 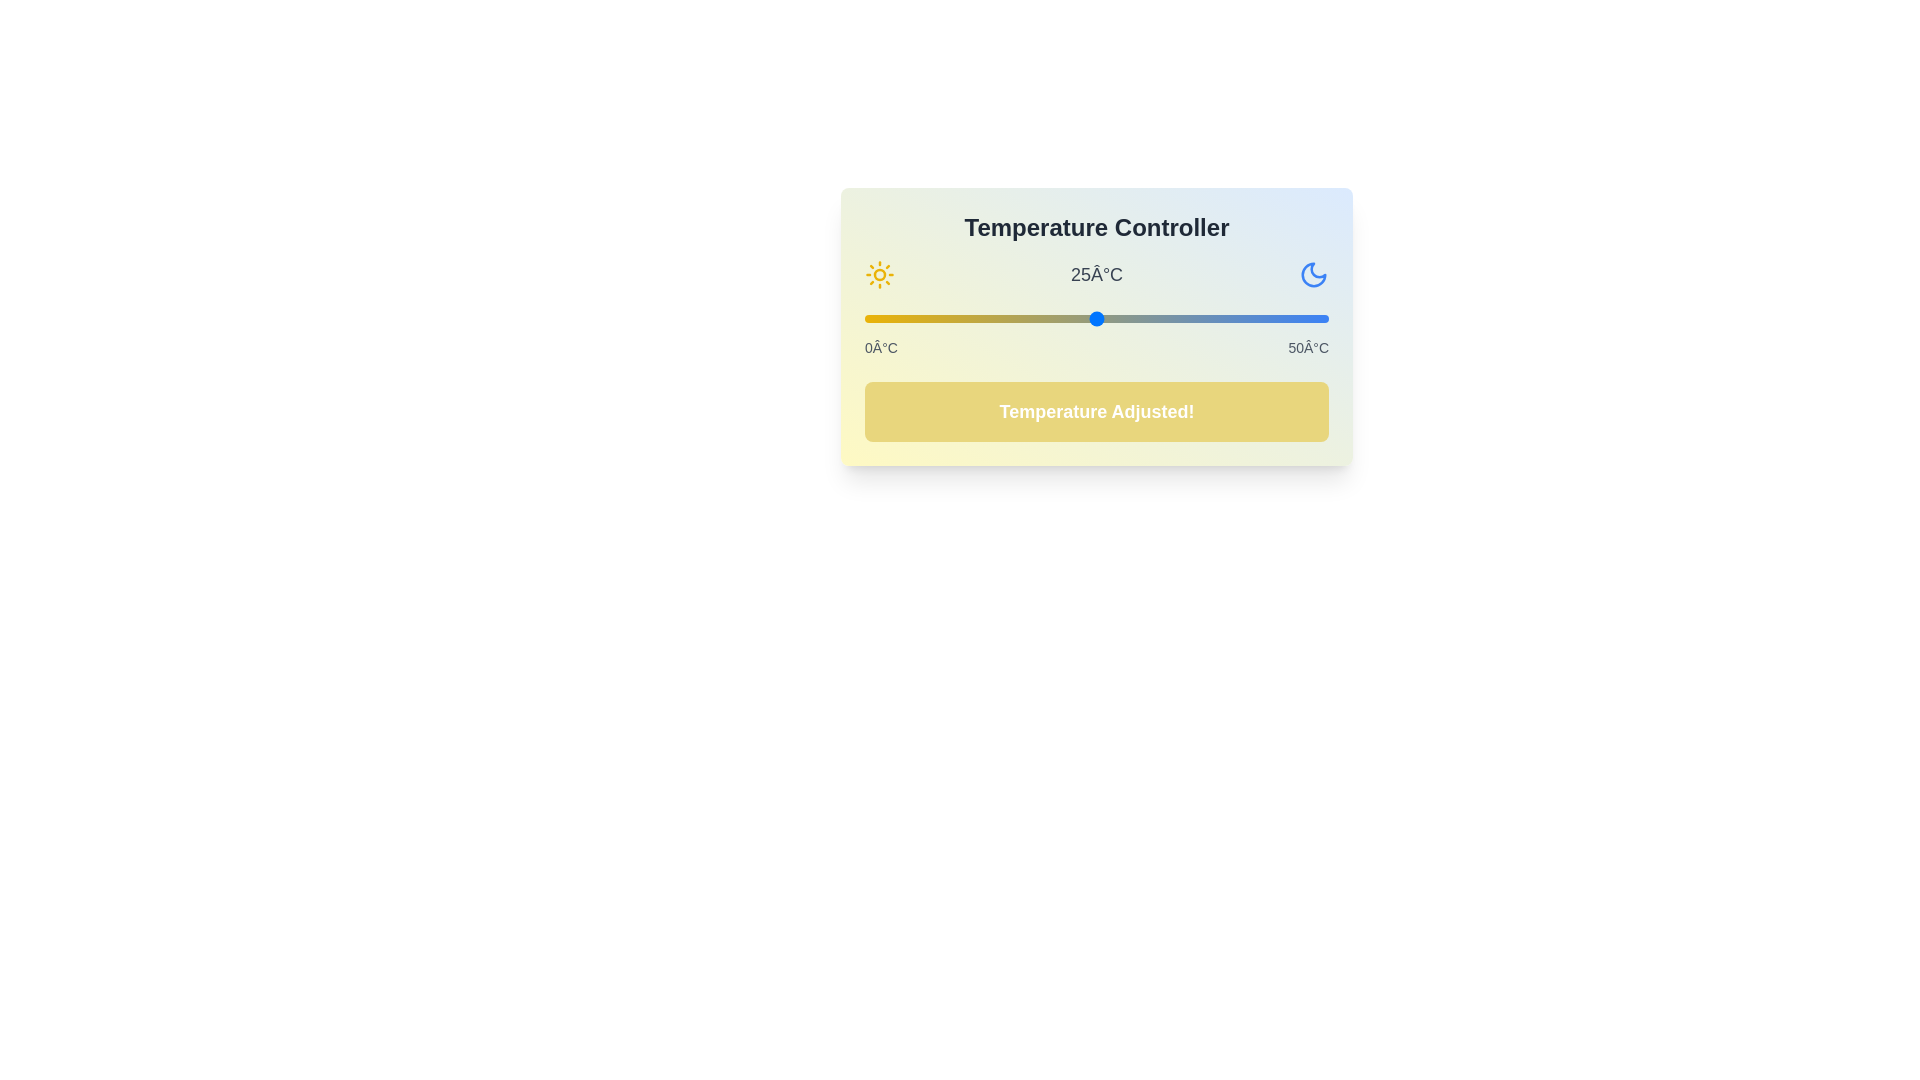 What do you see at coordinates (1314, 274) in the screenshot?
I see `the moon icon to explore its functionality` at bounding box center [1314, 274].